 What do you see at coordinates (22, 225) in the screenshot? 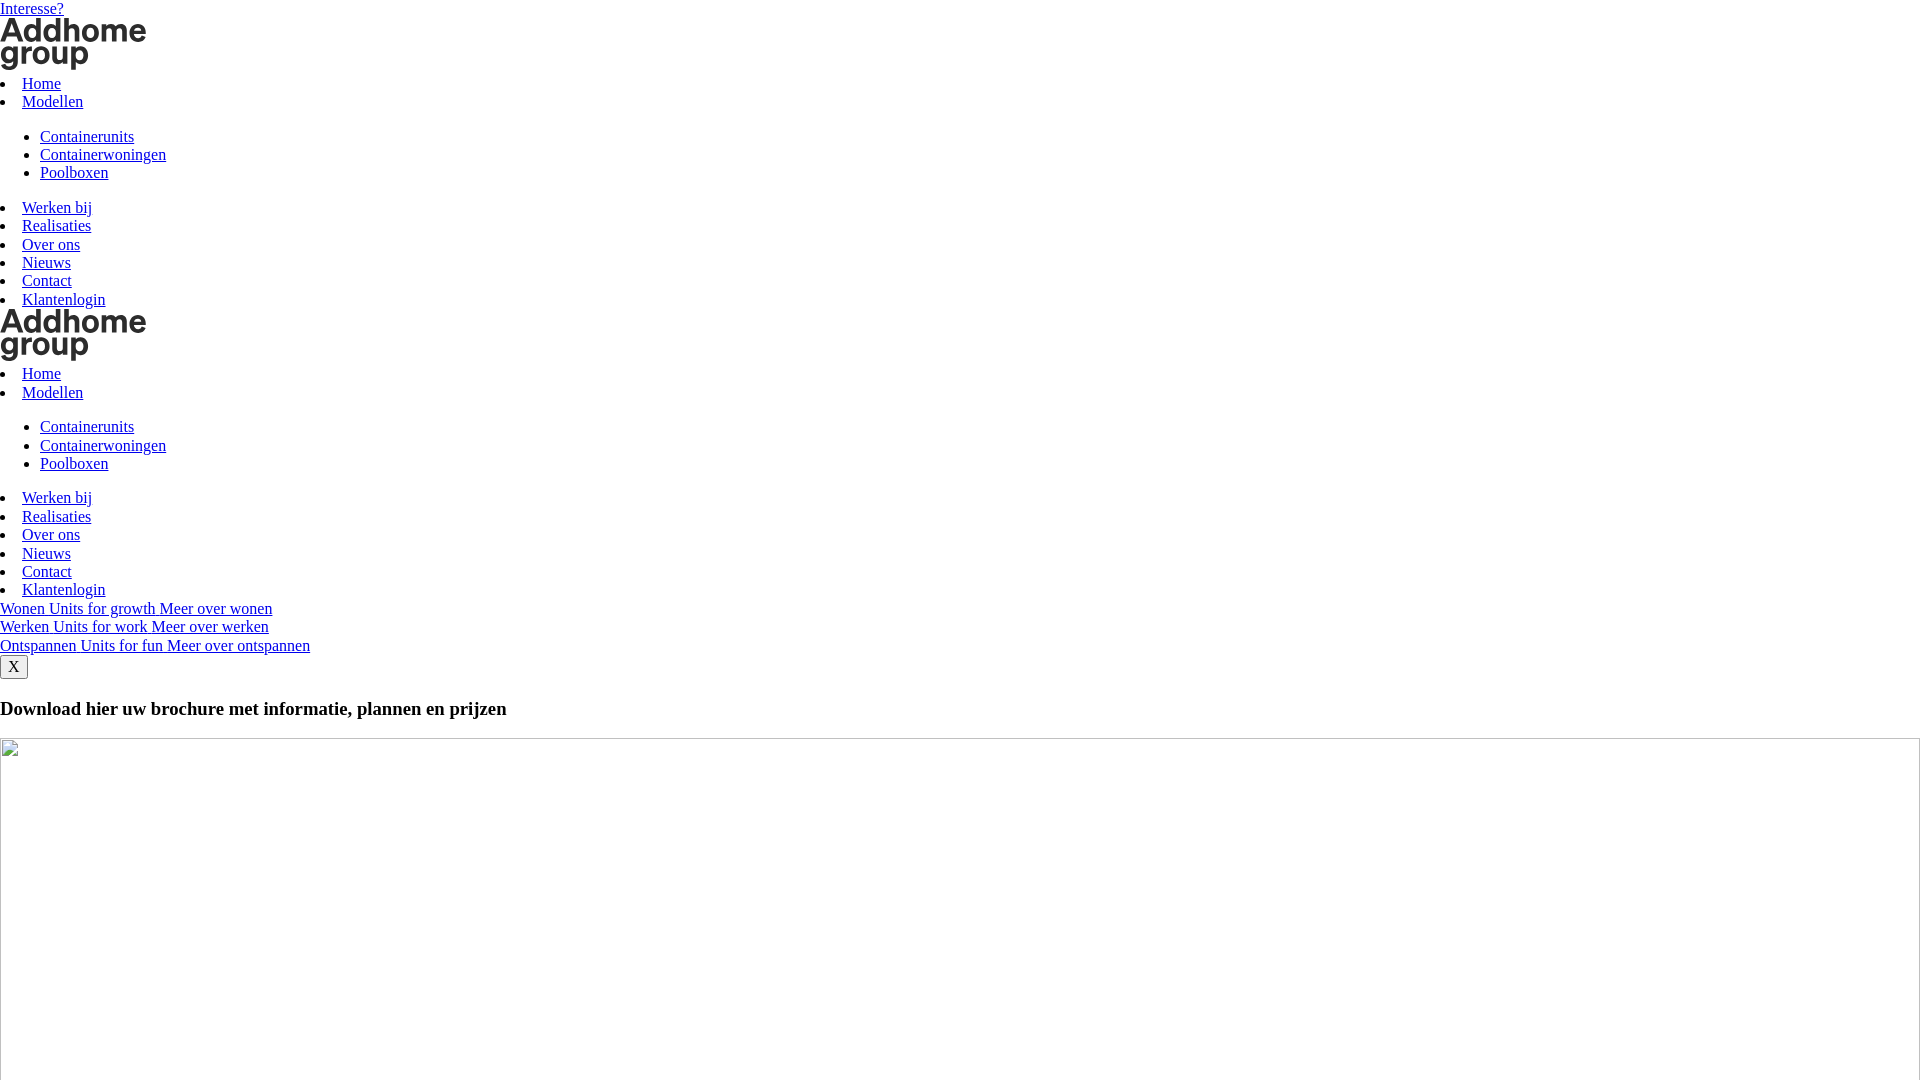
I see `'Realisaties'` at bounding box center [22, 225].